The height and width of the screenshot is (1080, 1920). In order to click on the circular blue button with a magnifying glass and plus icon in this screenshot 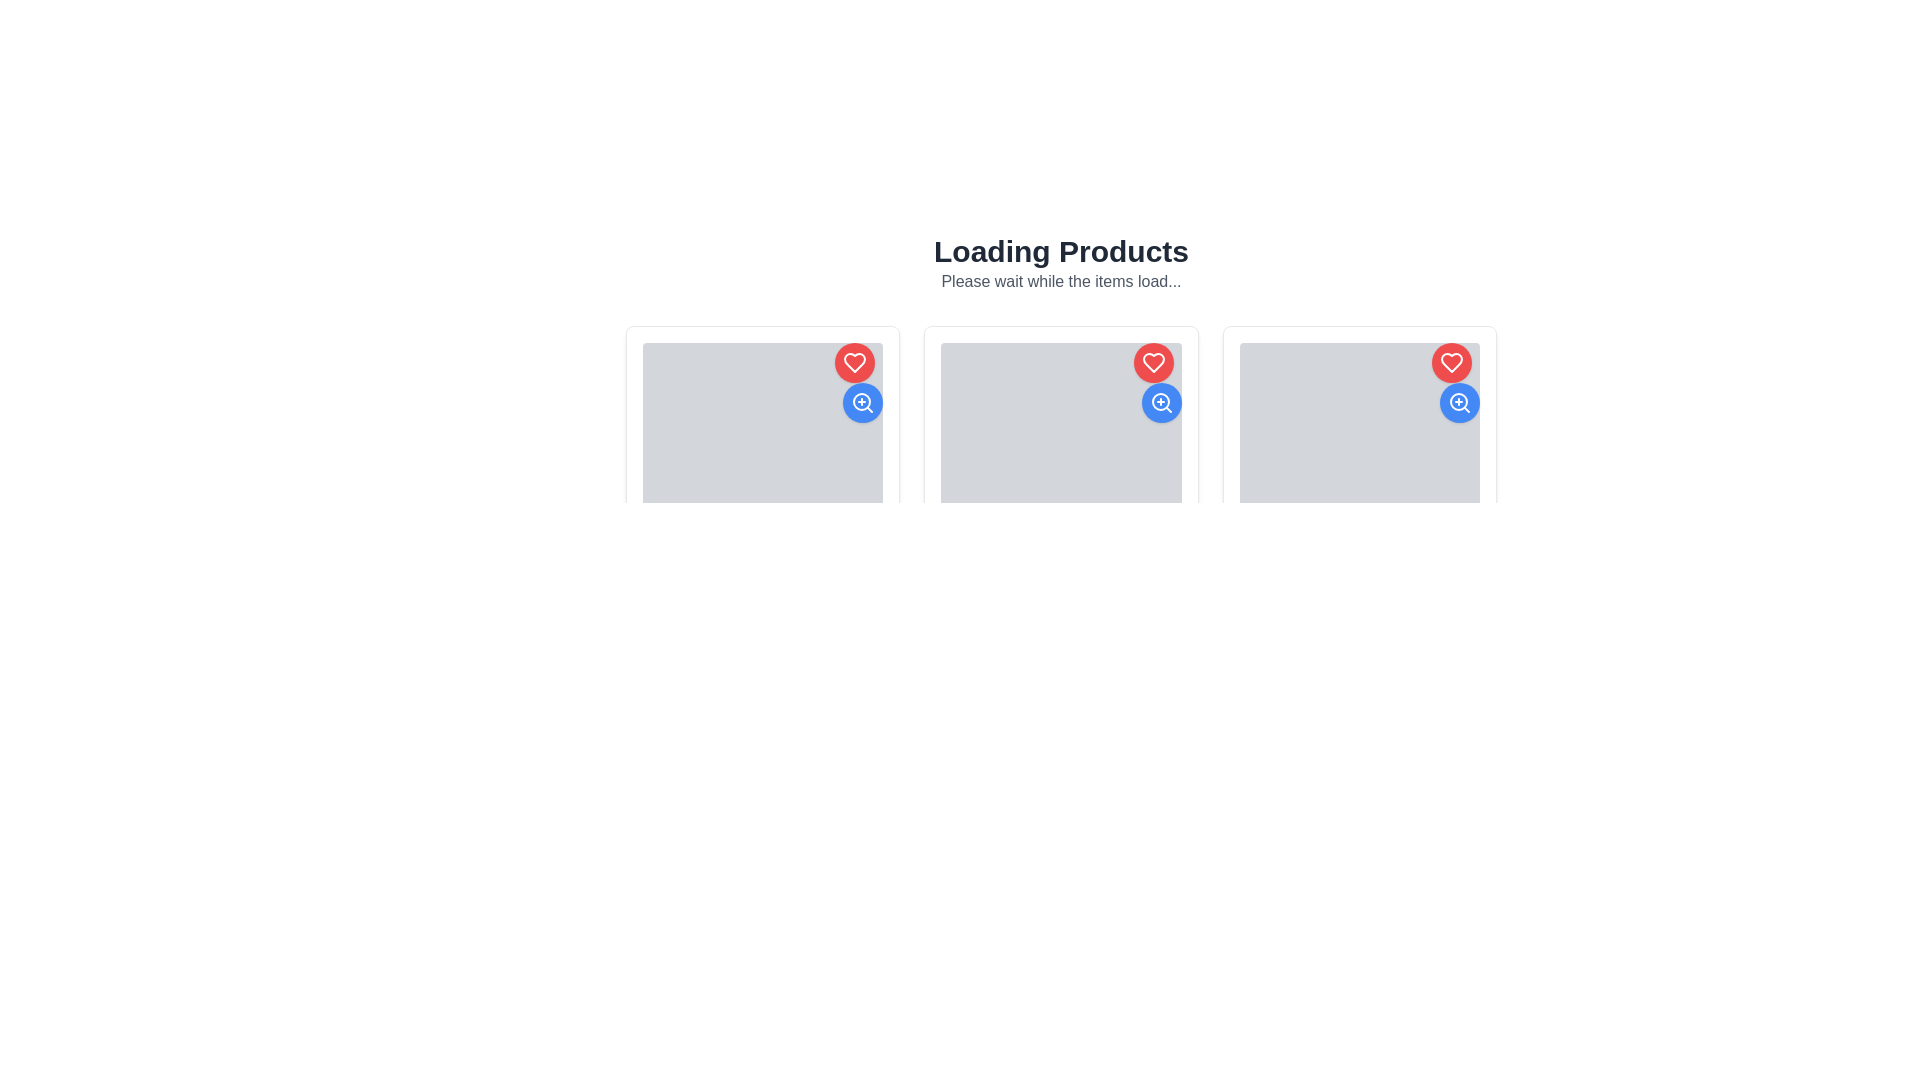, I will do `click(1455, 382)`.